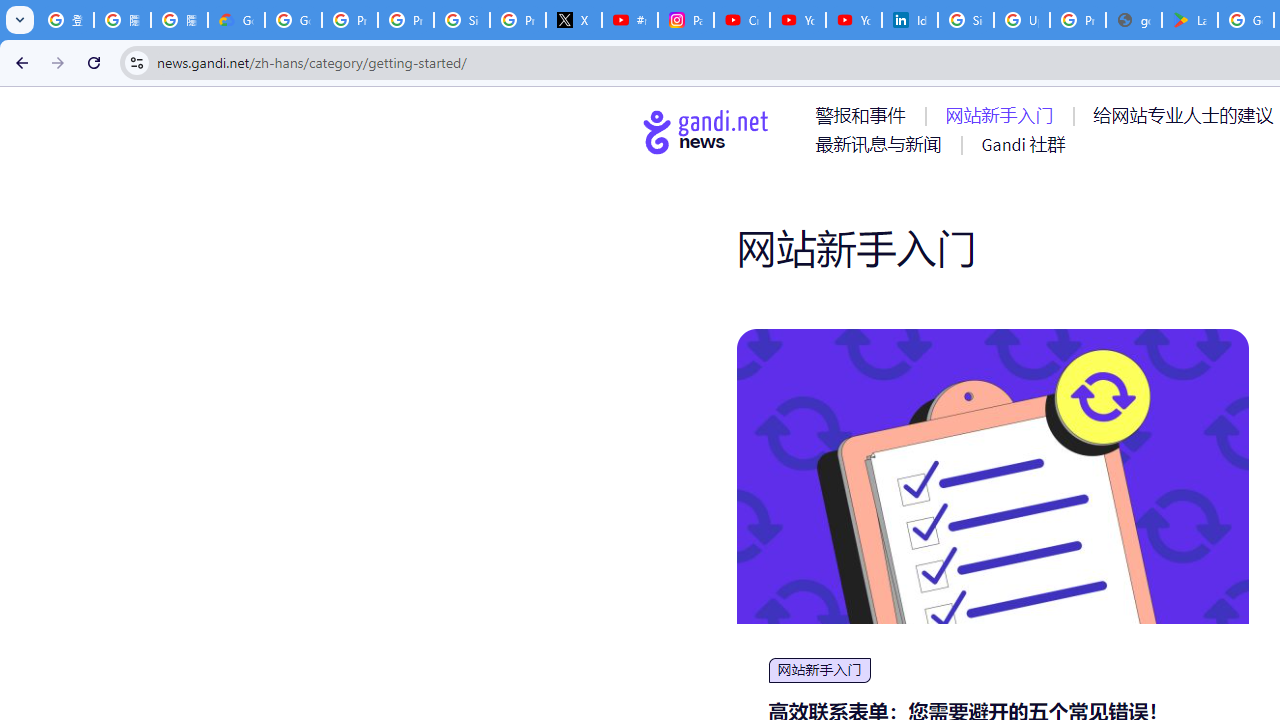 The image size is (1280, 720). Describe the element at coordinates (706, 131) in the screenshot. I see `'Go to home'` at that location.